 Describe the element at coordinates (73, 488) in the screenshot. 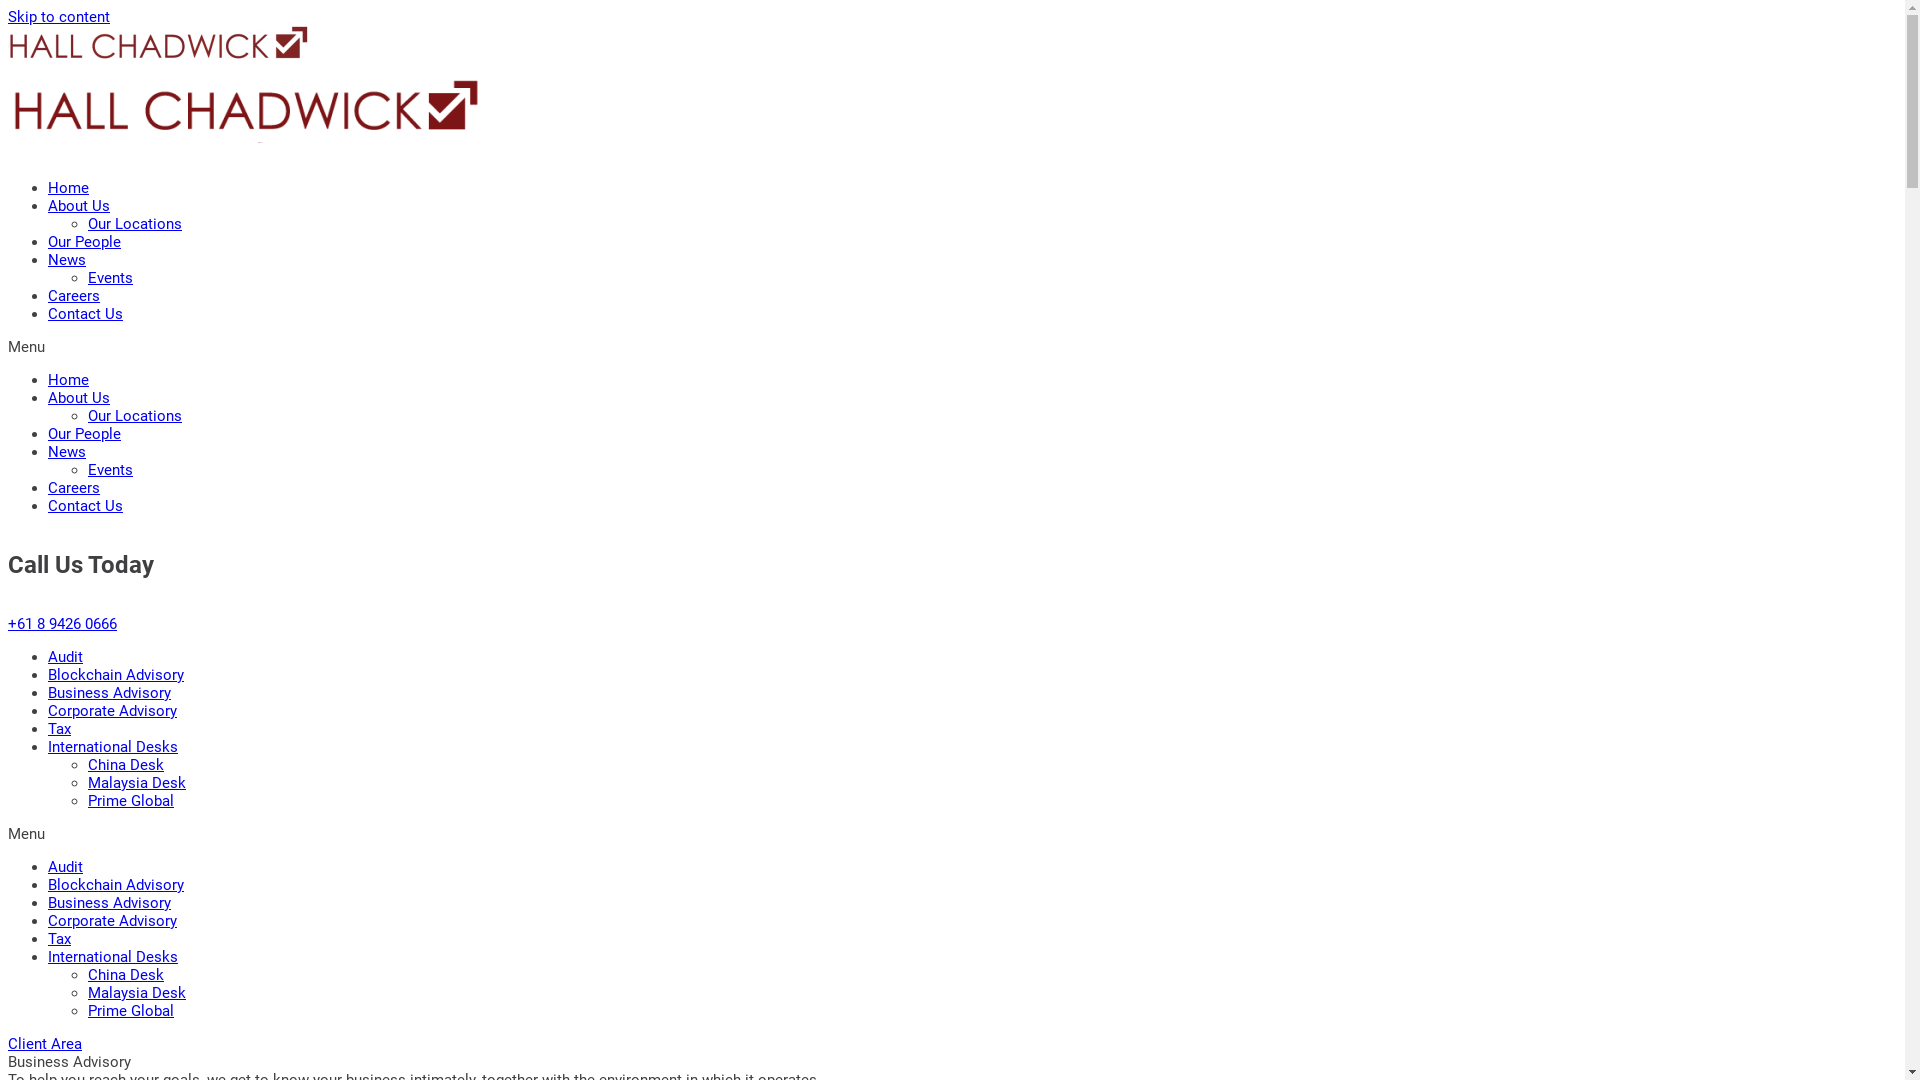

I see `'Careers'` at that location.